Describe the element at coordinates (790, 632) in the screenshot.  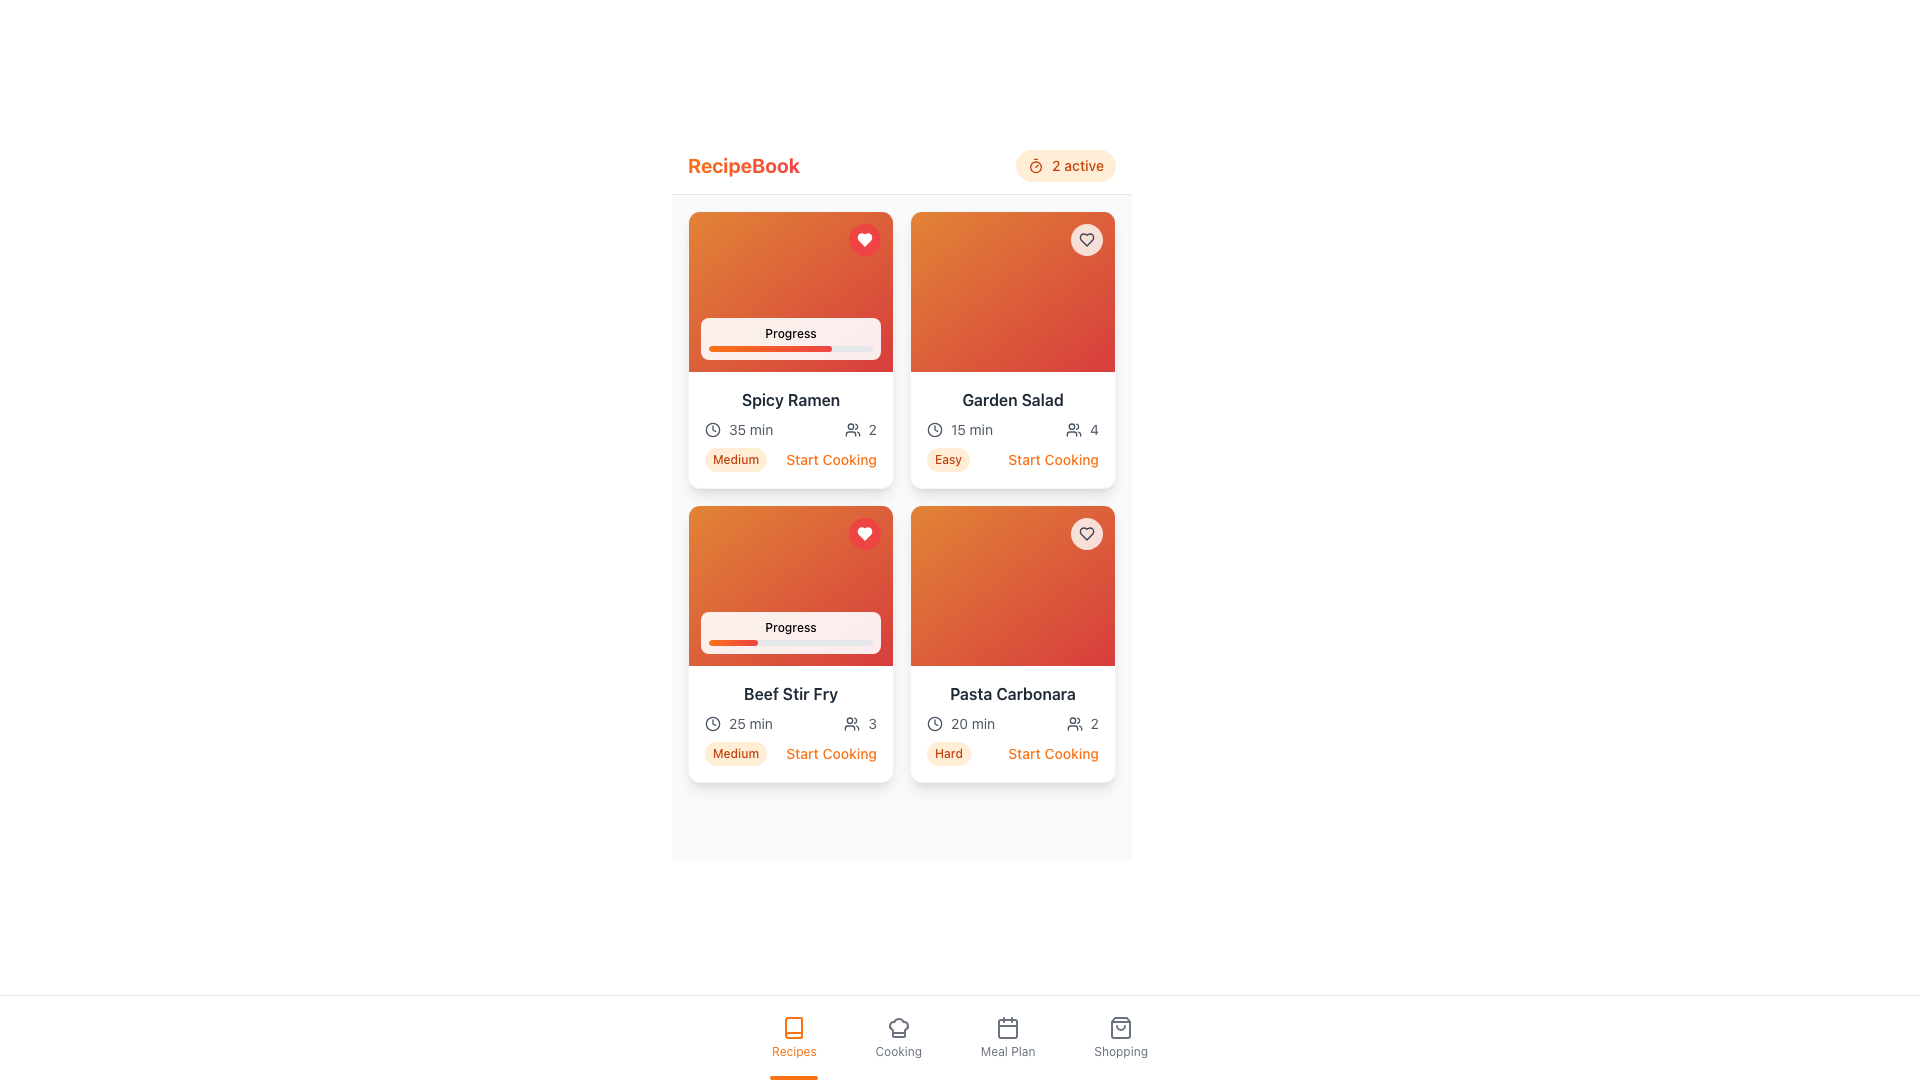
I see `the progress level indicated by the Progress Indicator labeled 'Progress' located in the bottom section of the 'Beef Stir Fry' card, positioned in the second row, first column of the grid layout` at that location.